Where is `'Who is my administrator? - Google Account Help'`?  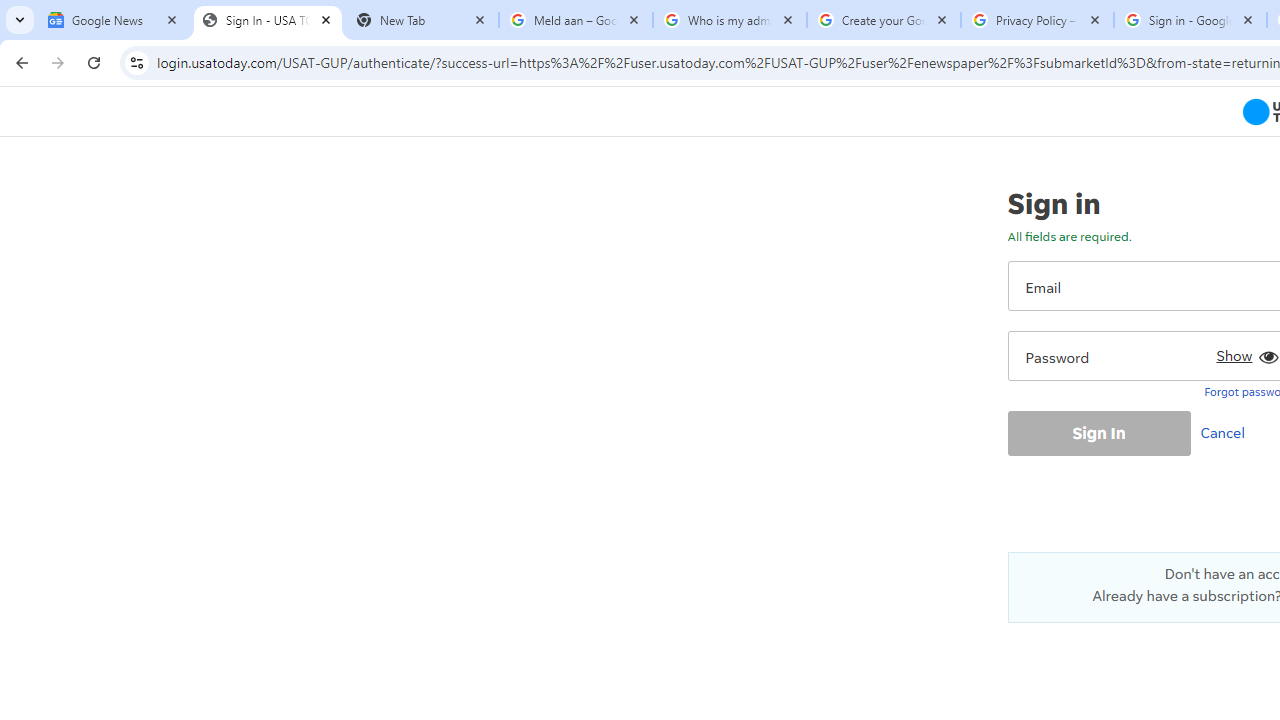
'Who is my administrator? - Google Account Help' is located at coordinates (729, 20).